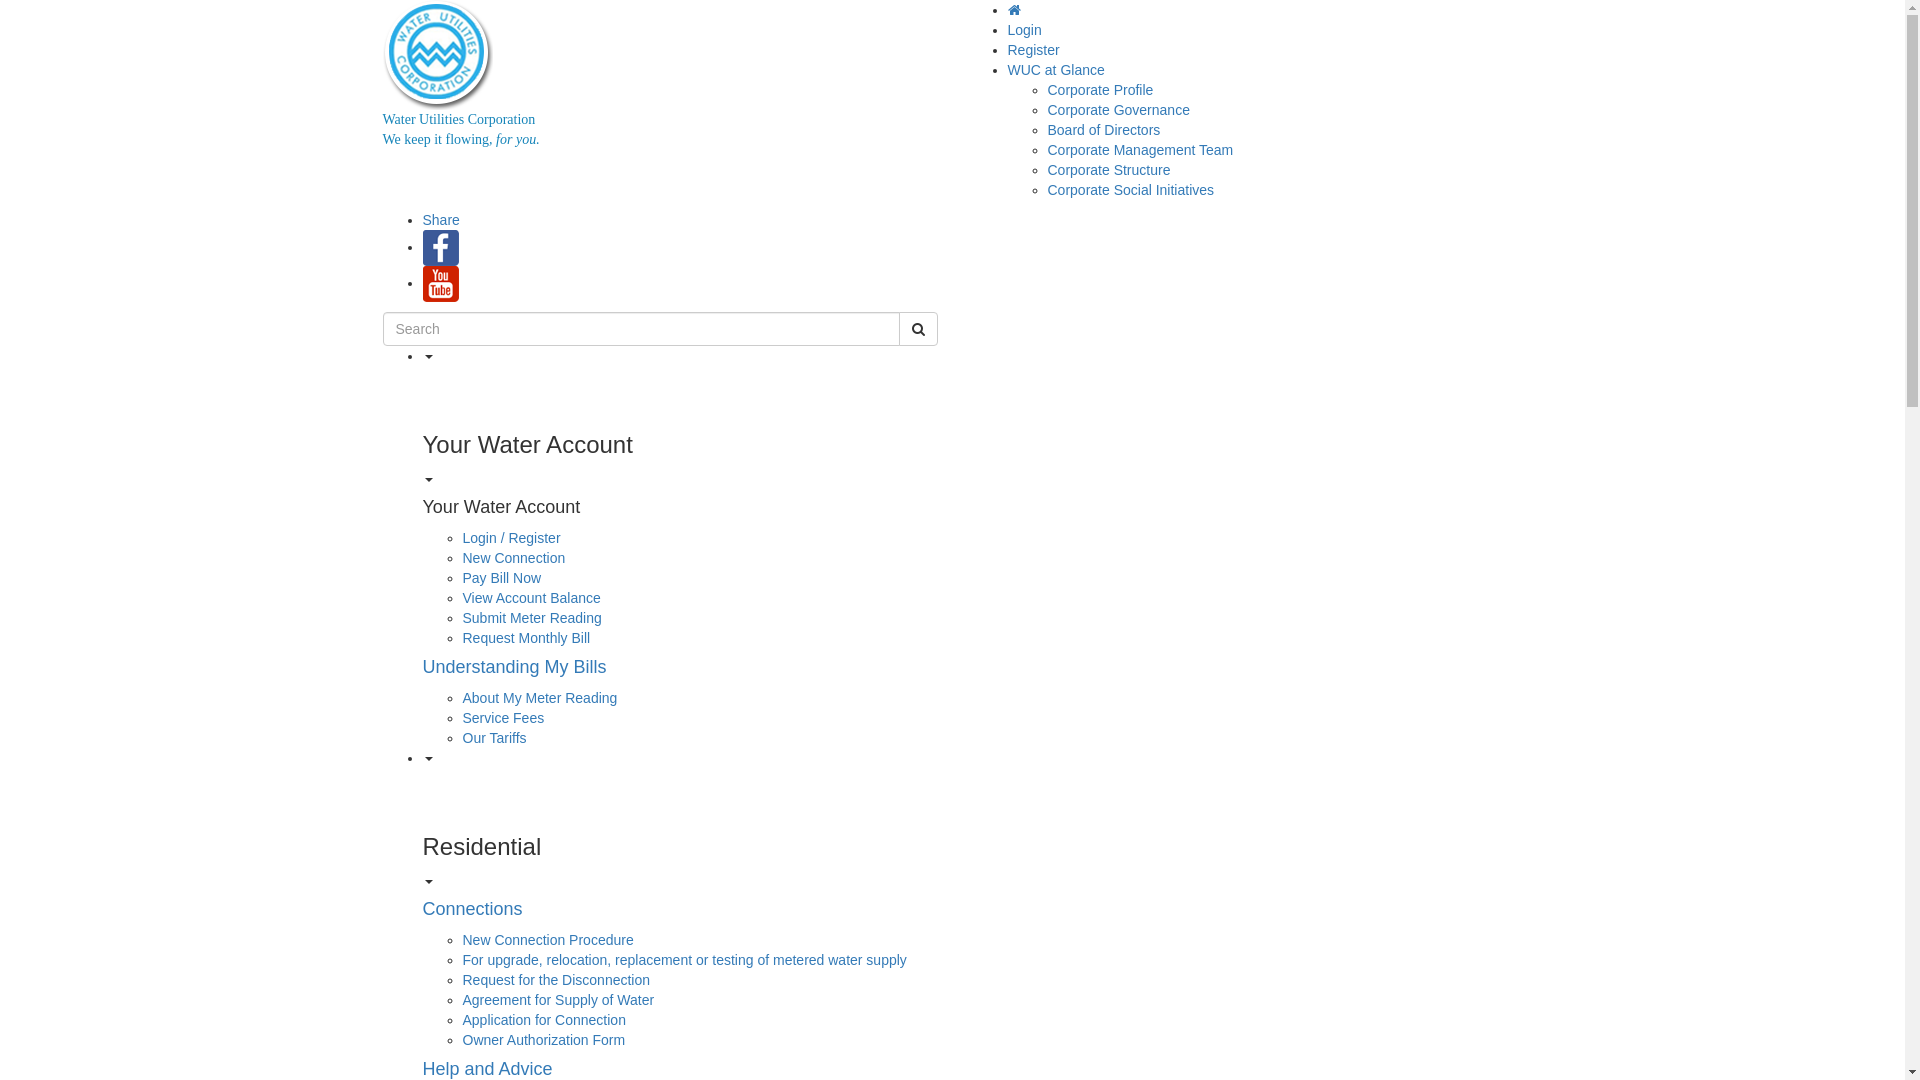 This screenshot has width=1920, height=1080. Describe the element at coordinates (503, 716) in the screenshot. I see `'Service Fees'` at that location.